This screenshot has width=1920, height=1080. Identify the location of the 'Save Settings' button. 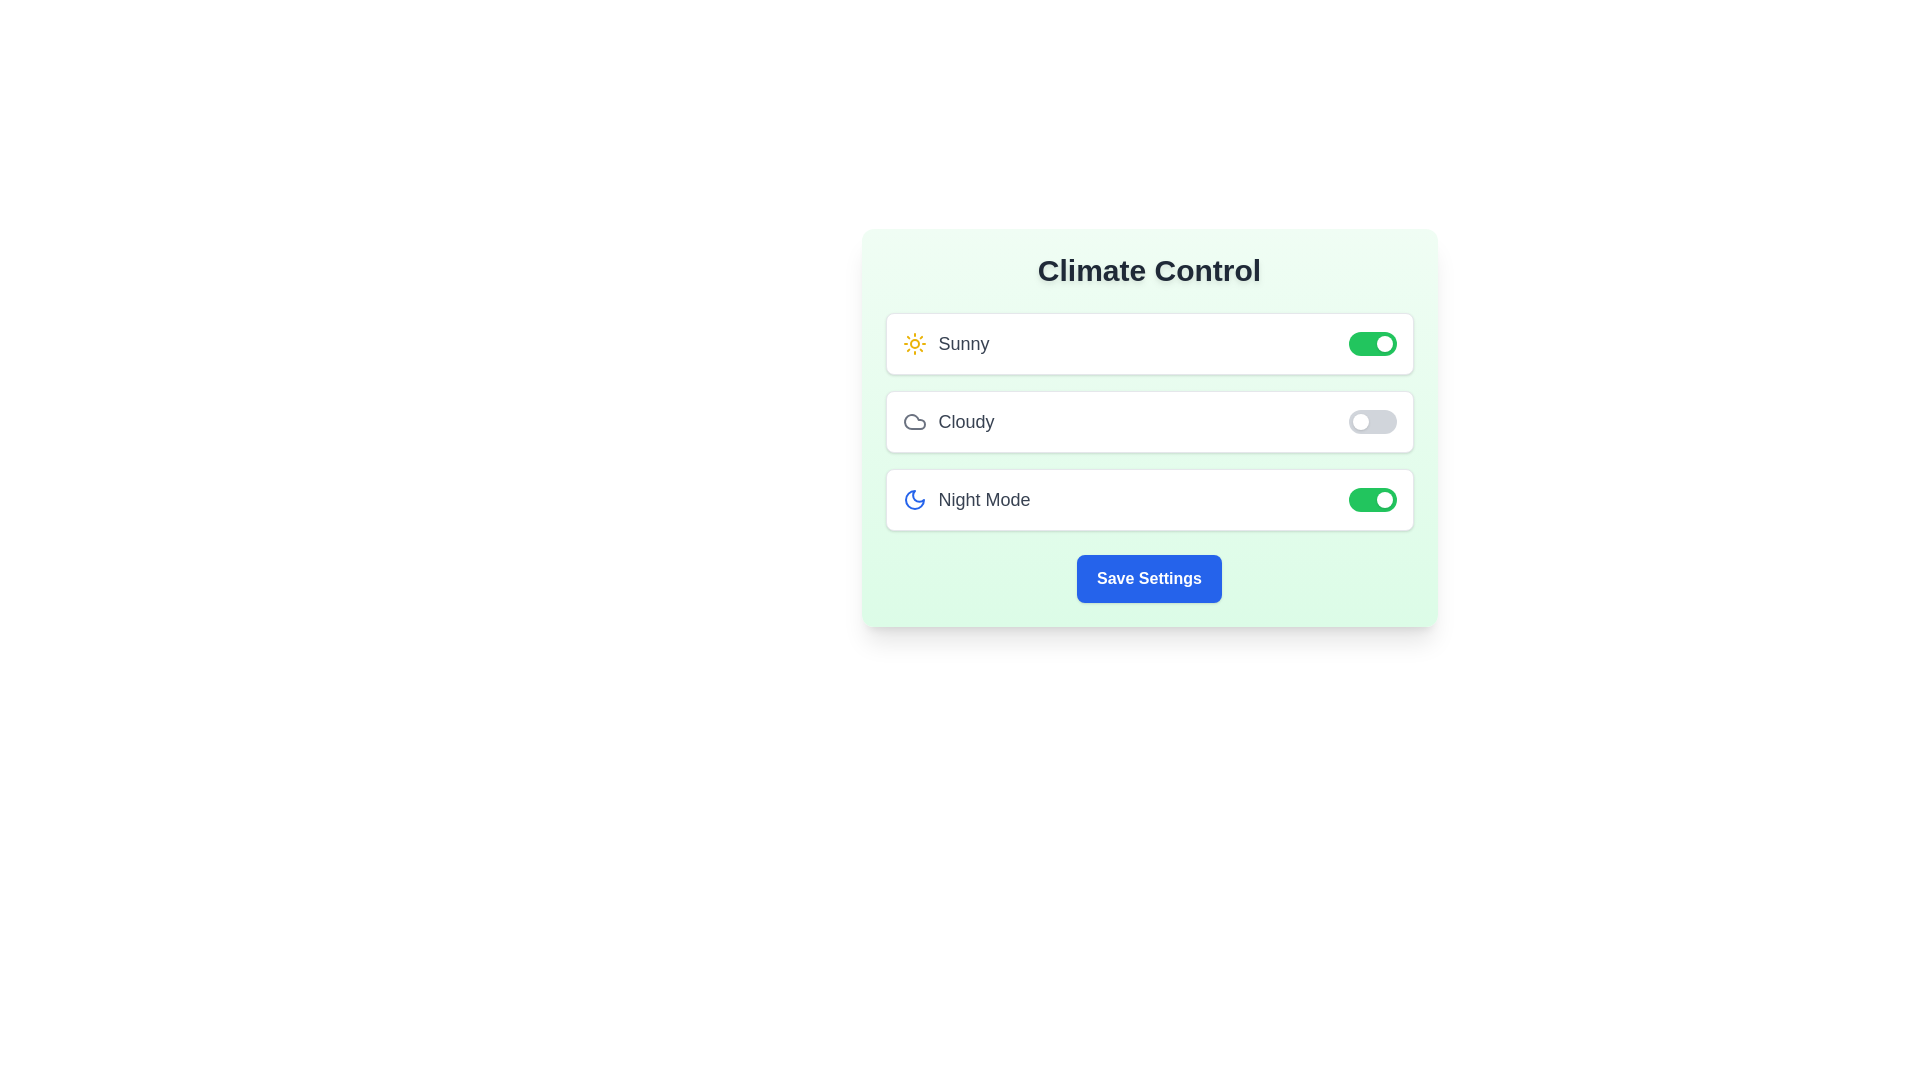
(1149, 578).